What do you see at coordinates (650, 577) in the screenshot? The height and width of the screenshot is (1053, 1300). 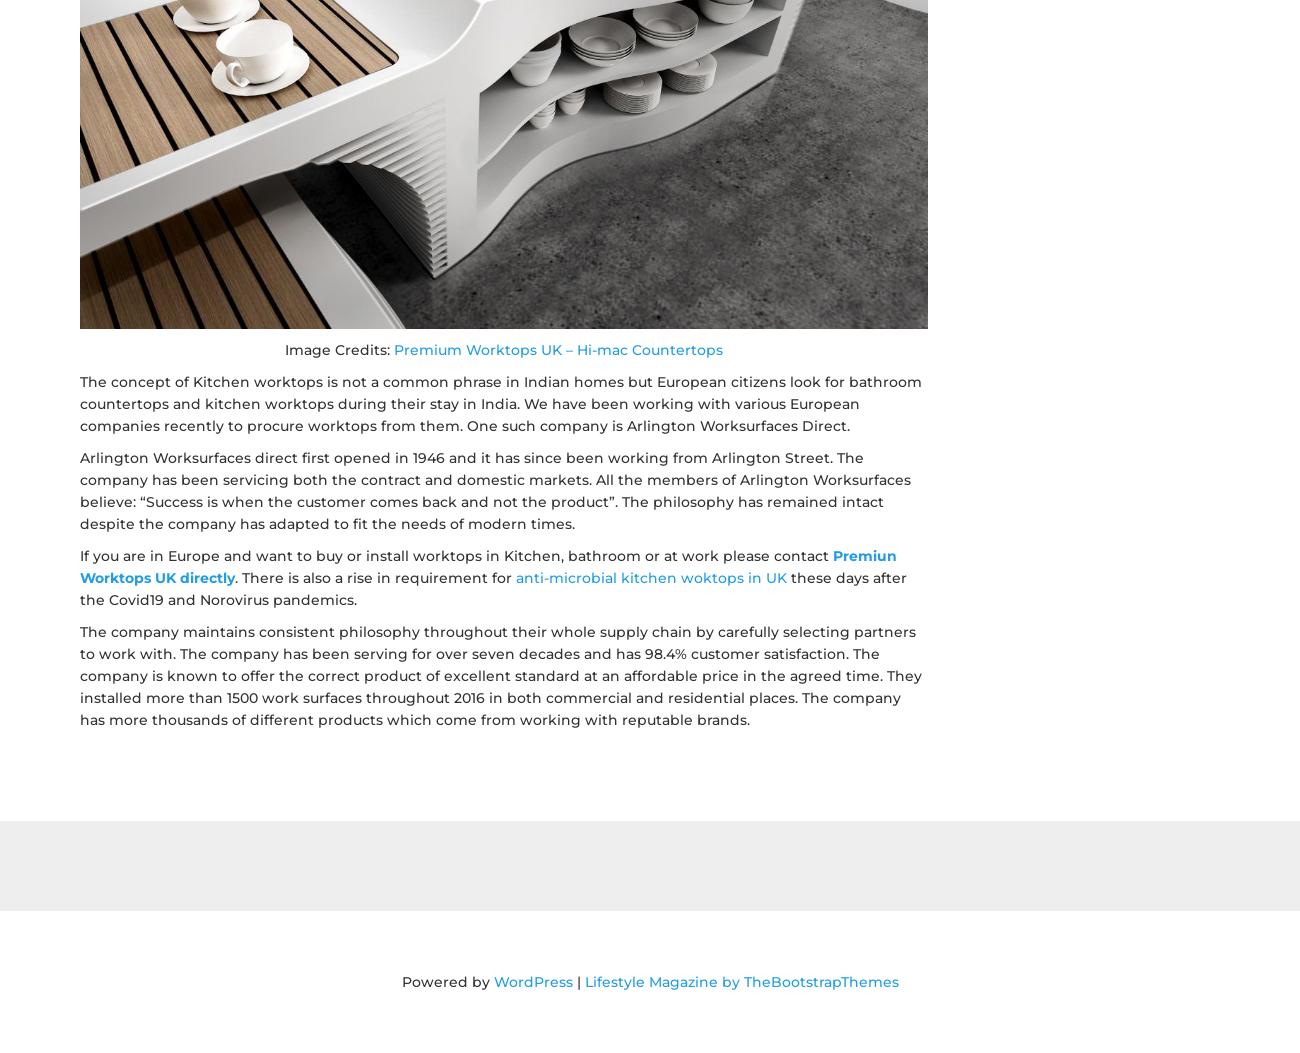 I see `'anti-microbial kitchen woktops in UK'` at bounding box center [650, 577].